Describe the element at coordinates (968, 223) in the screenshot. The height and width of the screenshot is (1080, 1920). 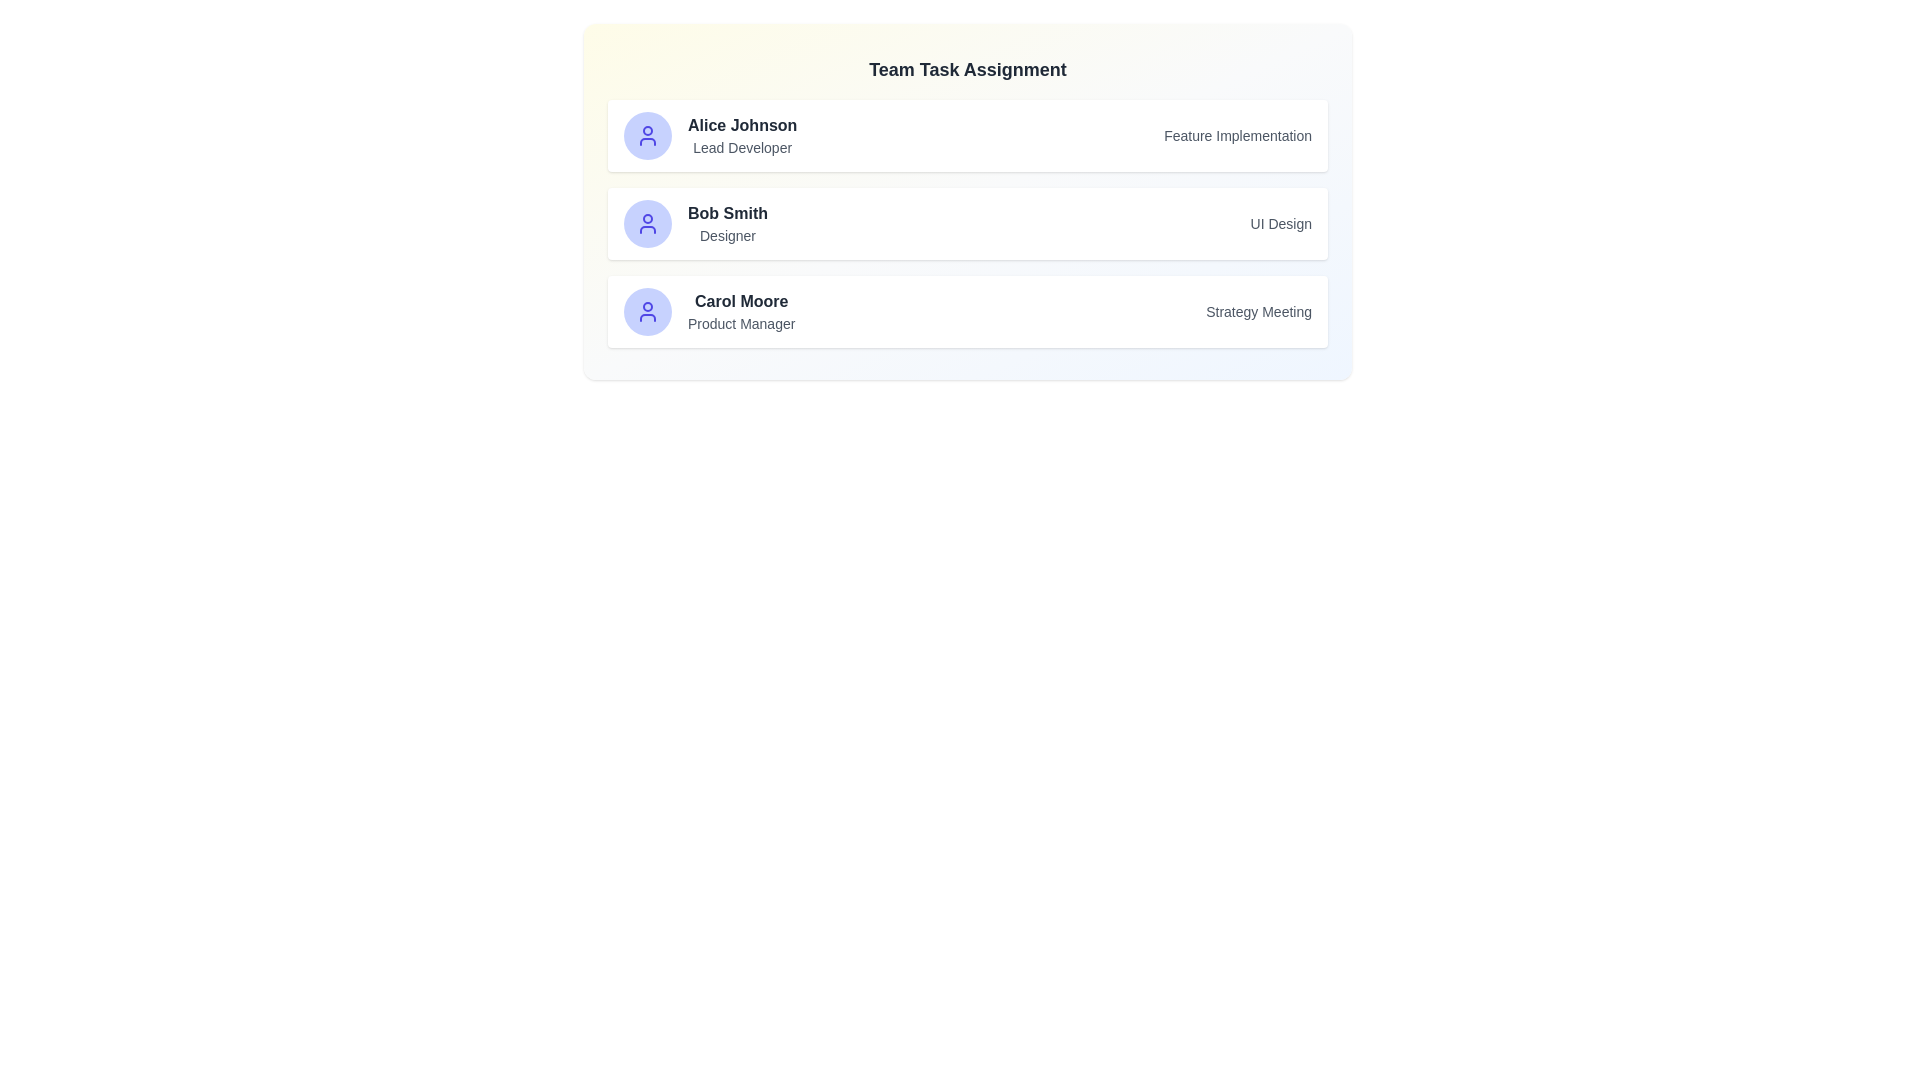
I see `the Content card displaying 'Bob Smith', which is the second entry in a vertically stacked list, positioned centrally below the 'Alice Johnson' card and above the 'Carol Moore' card` at that location.